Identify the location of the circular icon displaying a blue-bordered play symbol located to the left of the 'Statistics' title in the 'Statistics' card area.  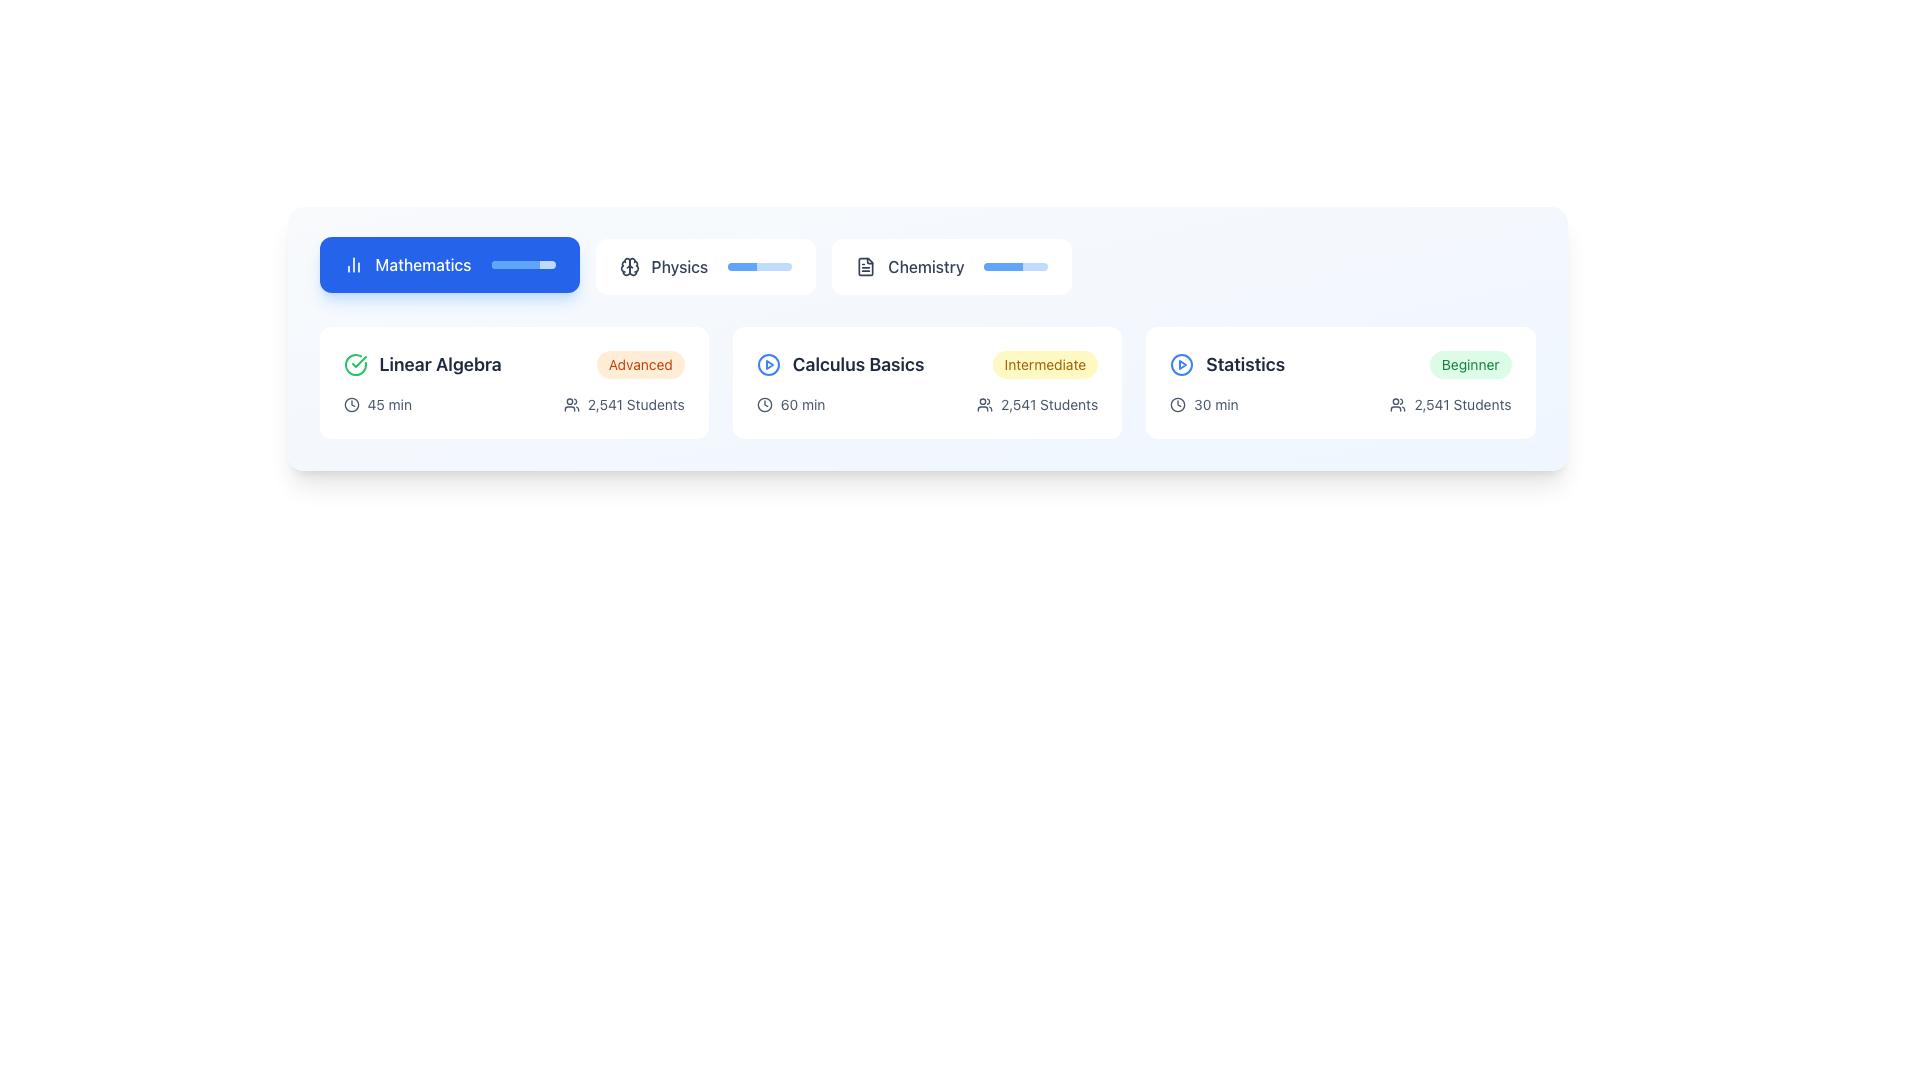
(1182, 365).